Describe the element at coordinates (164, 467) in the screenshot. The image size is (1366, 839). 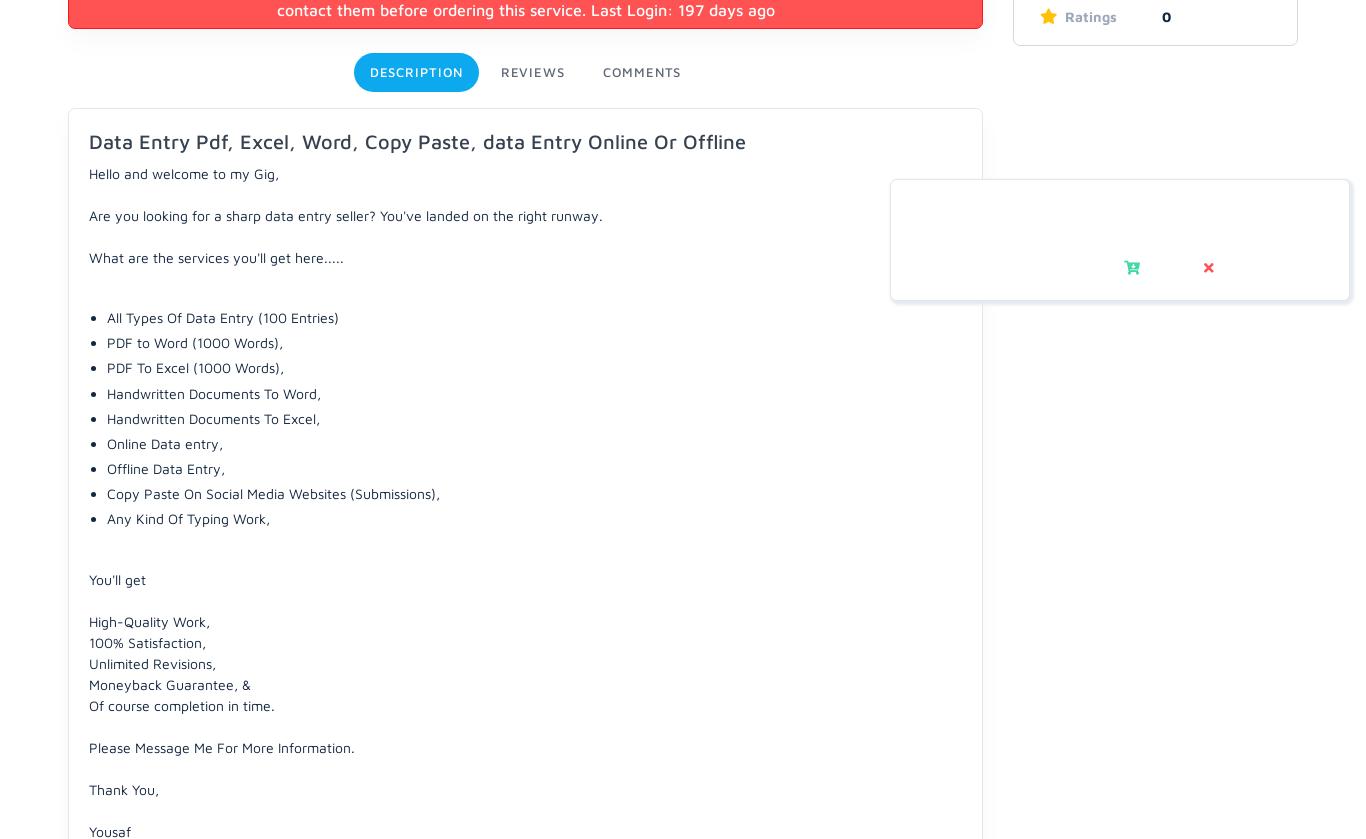
I see `'Offline Data Entry,'` at that location.